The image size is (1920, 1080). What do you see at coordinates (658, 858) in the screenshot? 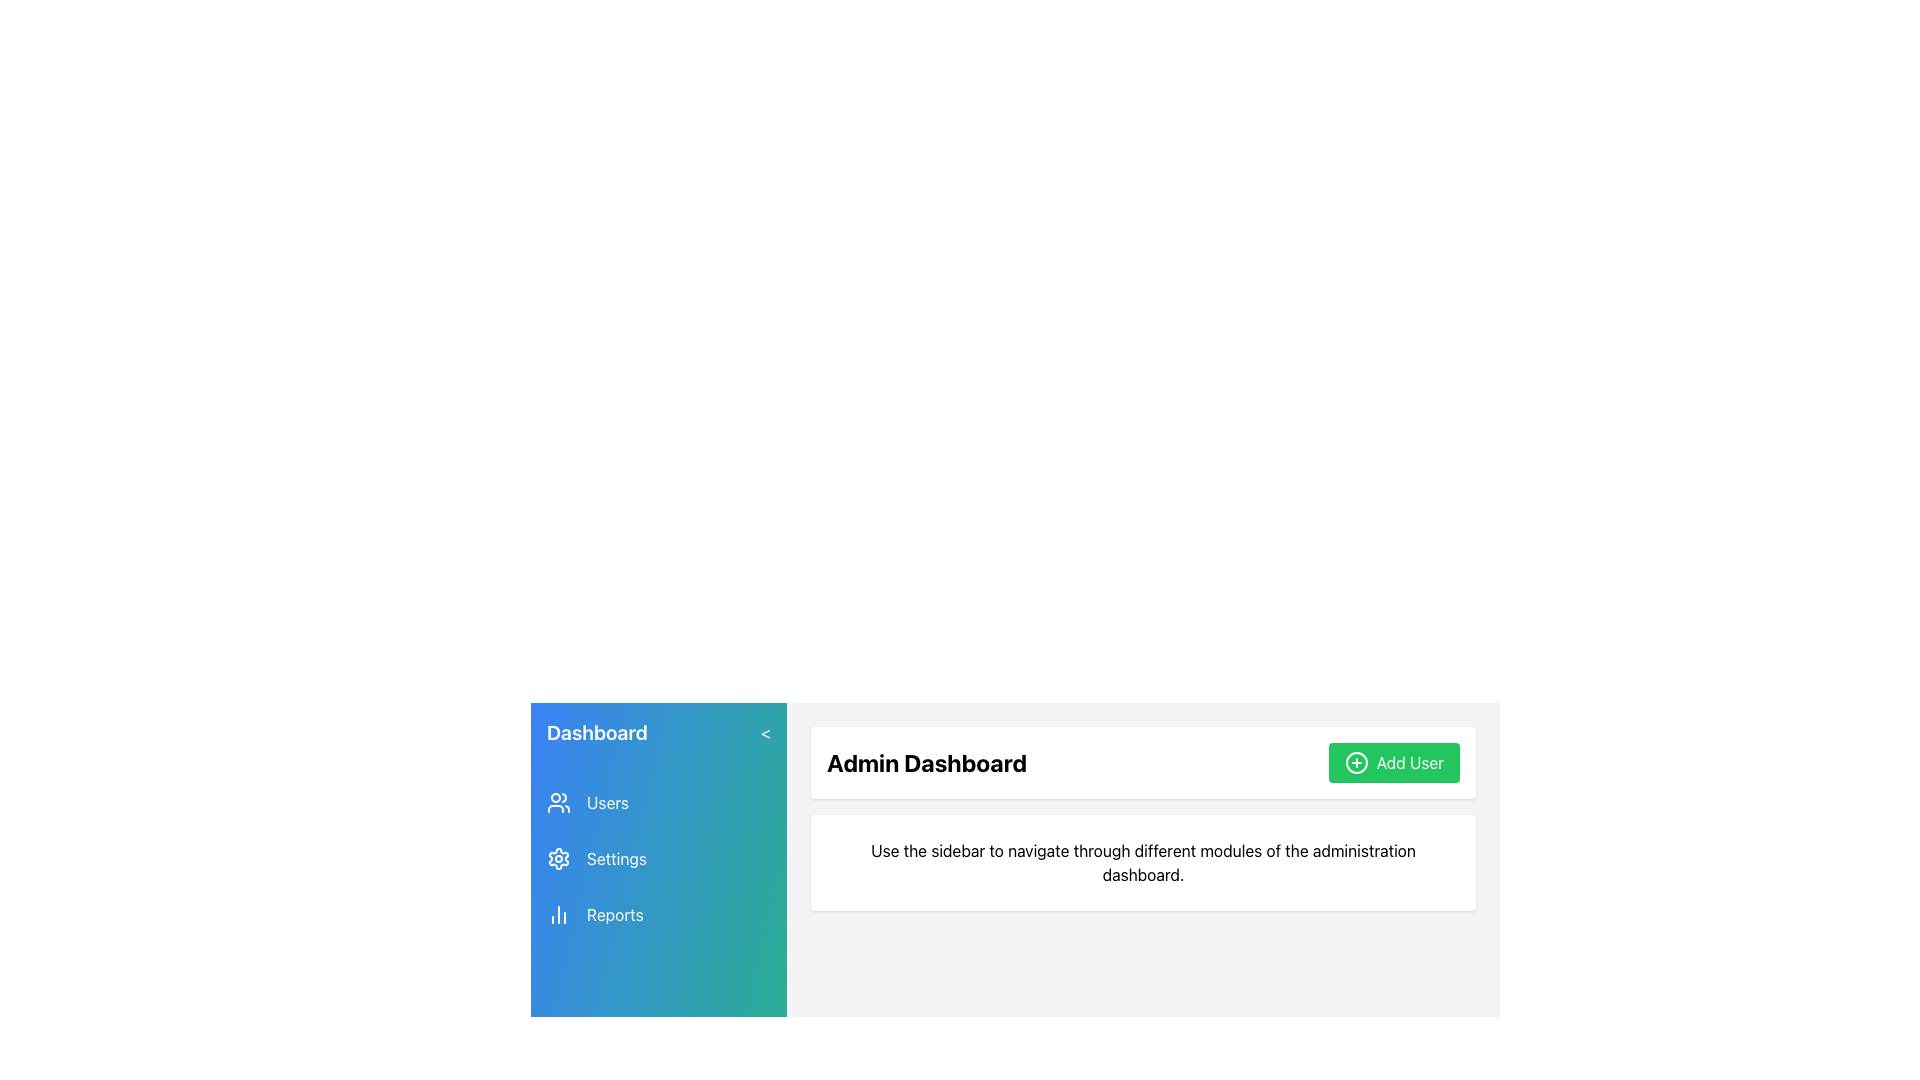
I see `the 'Settings' button located in the sidebar menu` at bounding box center [658, 858].